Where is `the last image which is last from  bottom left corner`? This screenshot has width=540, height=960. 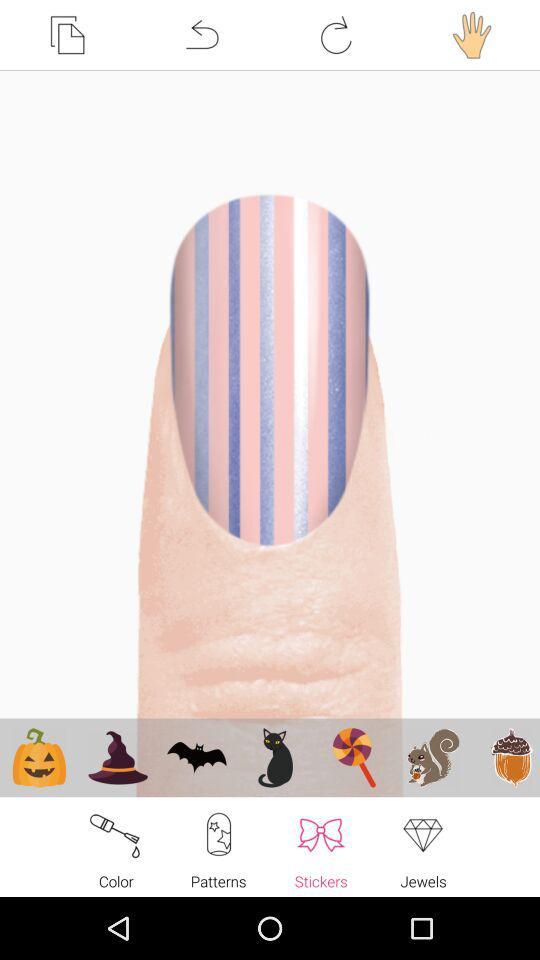 the last image which is last from  bottom left corner is located at coordinates (507, 756).